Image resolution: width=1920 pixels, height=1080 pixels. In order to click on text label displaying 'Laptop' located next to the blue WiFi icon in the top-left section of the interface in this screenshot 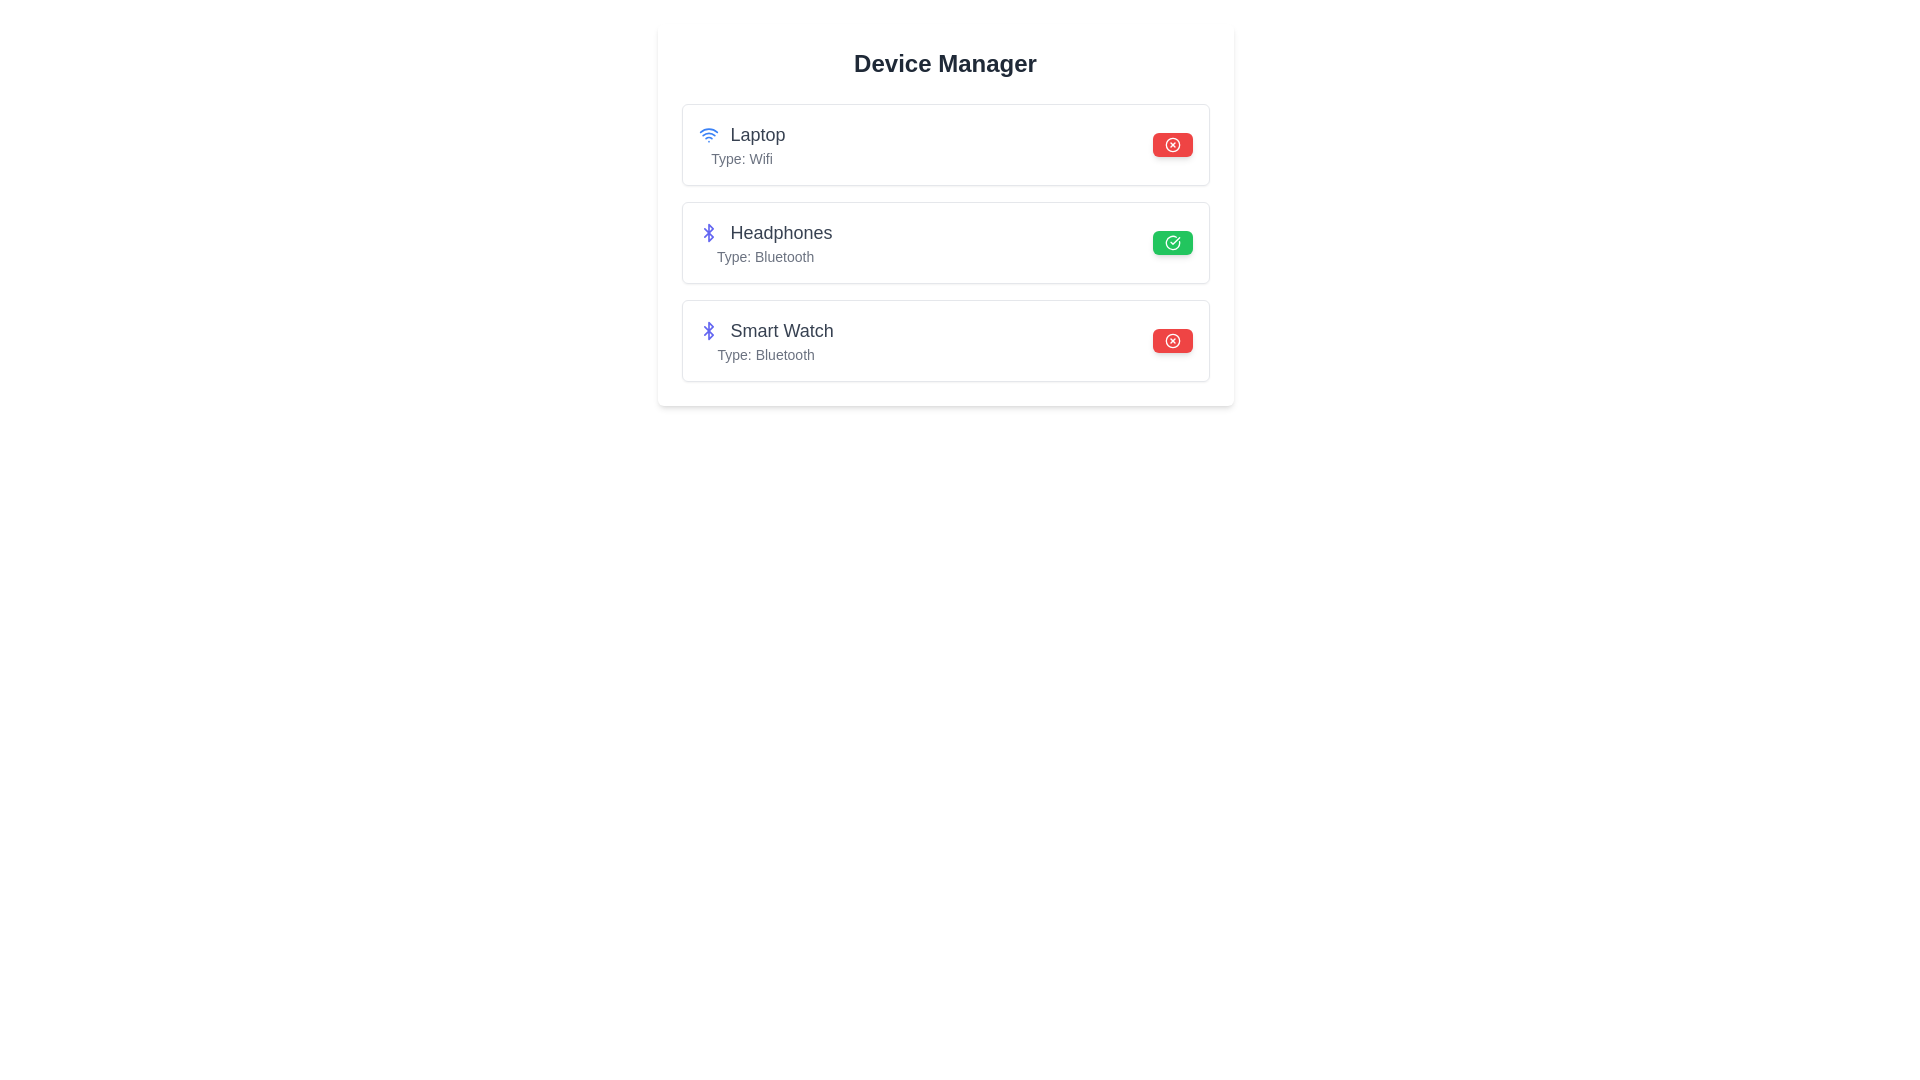, I will do `click(757, 135)`.